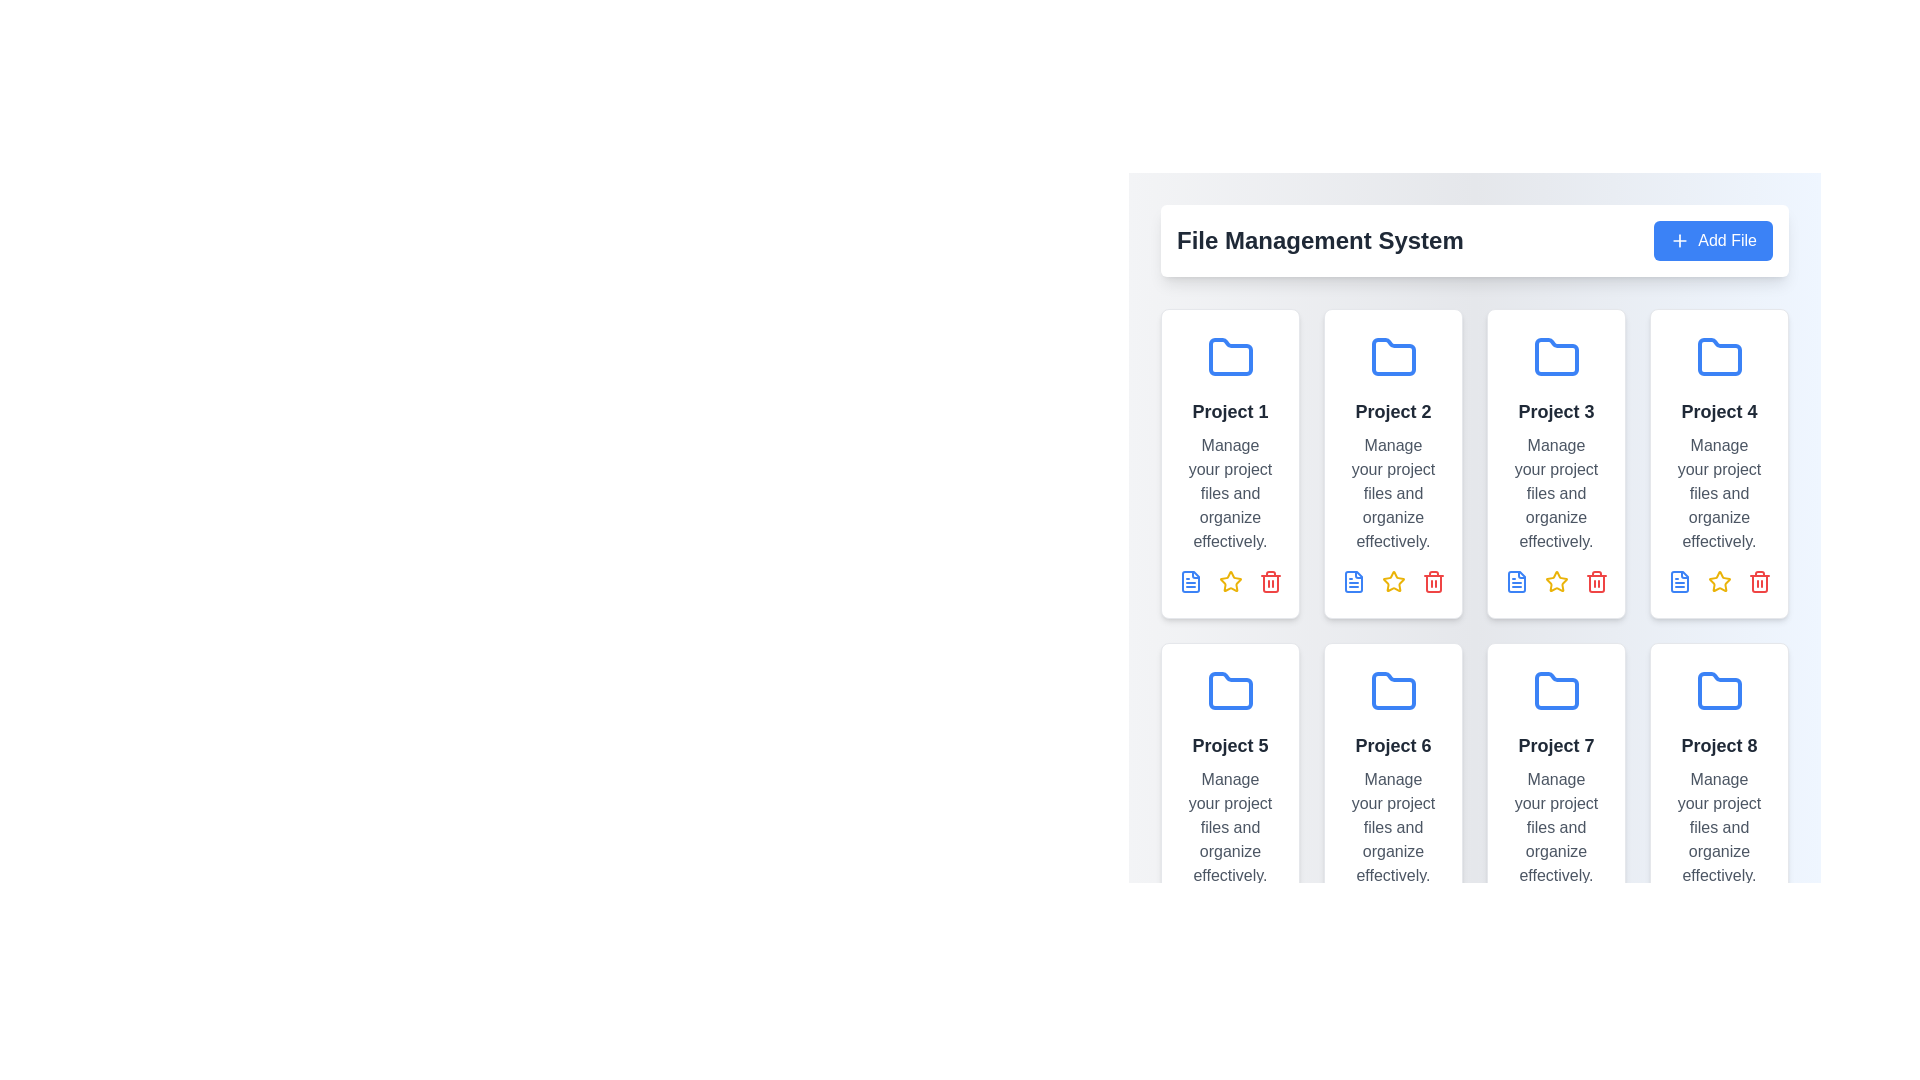 The image size is (1920, 1080). What do you see at coordinates (1718, 828) in the screenshot?
I see `the Text Label that provides supplemental details about the project titled 'Project 8', located below the title and above file operation icons` at bounding box center [1718, 828].